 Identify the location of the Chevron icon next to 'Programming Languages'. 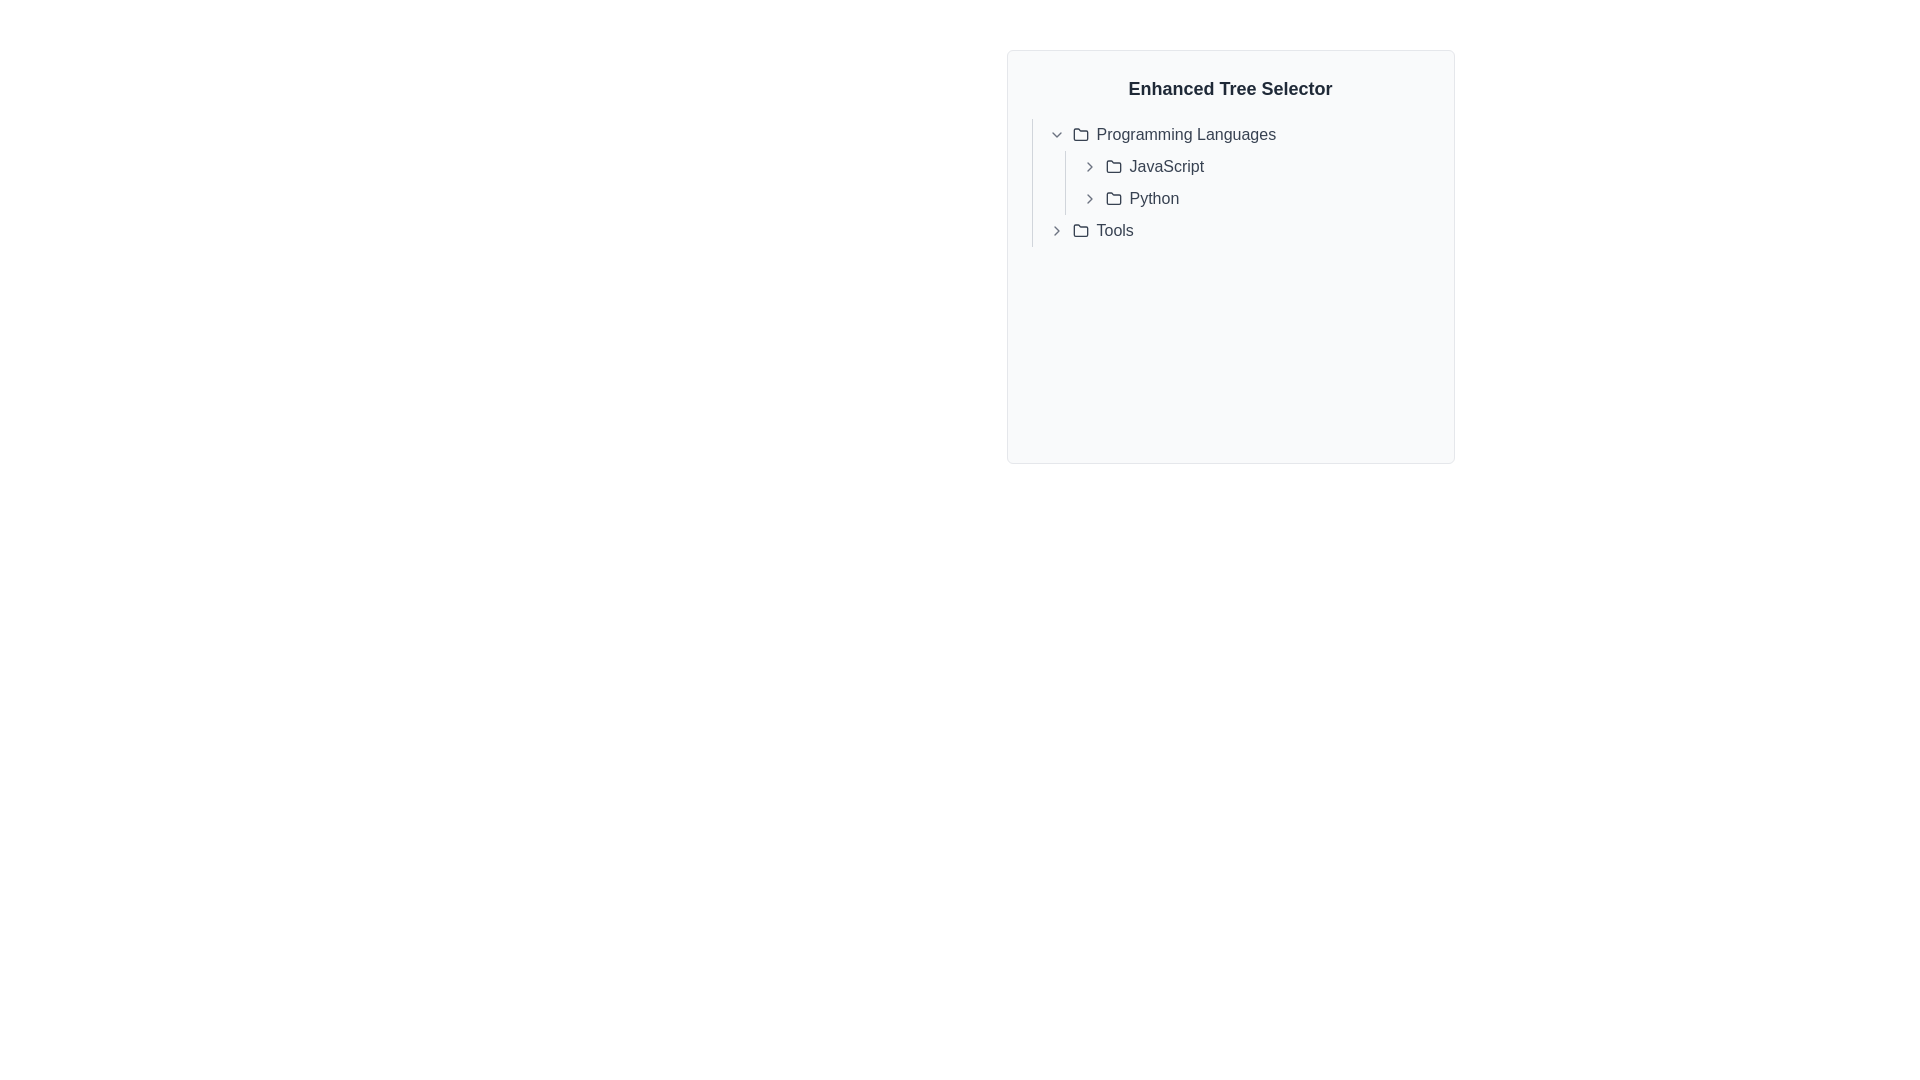
(1055, 135).